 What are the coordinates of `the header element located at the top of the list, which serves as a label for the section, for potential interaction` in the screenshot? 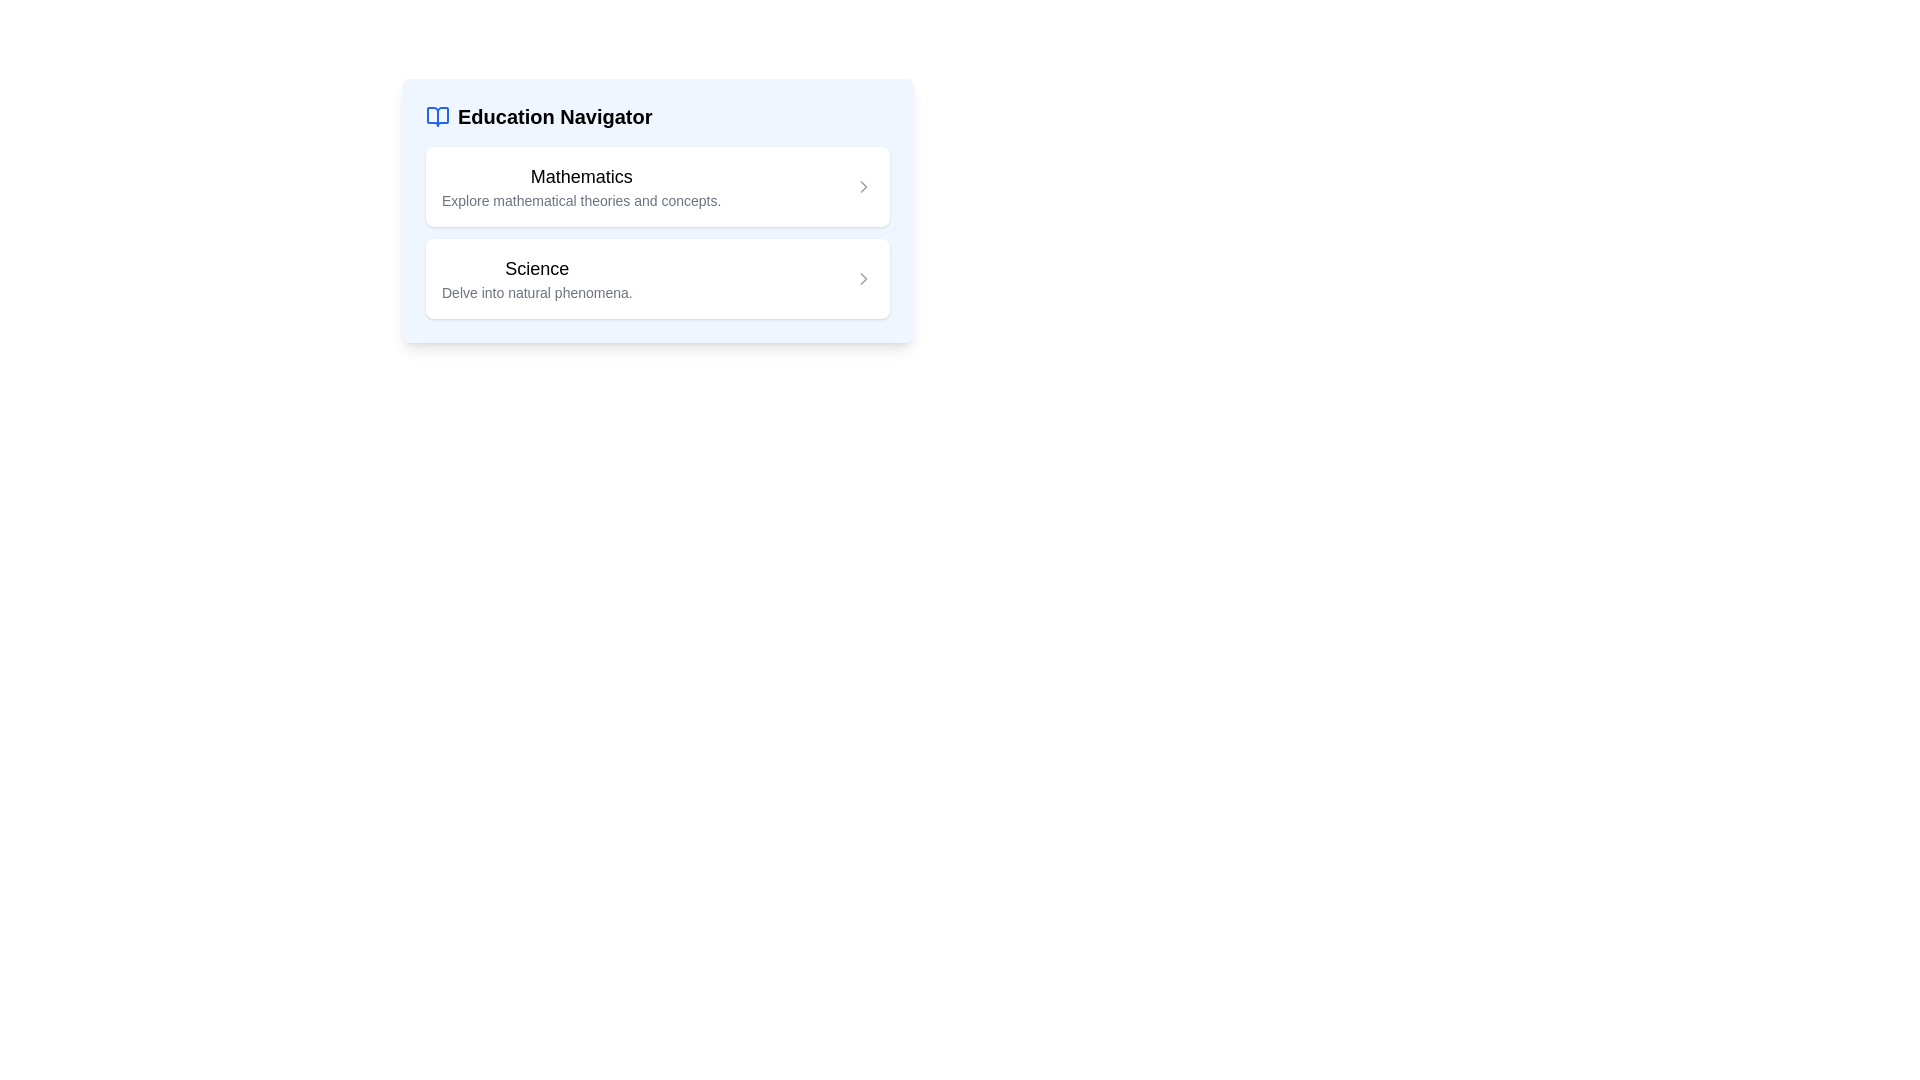 It's located at (539, 116).